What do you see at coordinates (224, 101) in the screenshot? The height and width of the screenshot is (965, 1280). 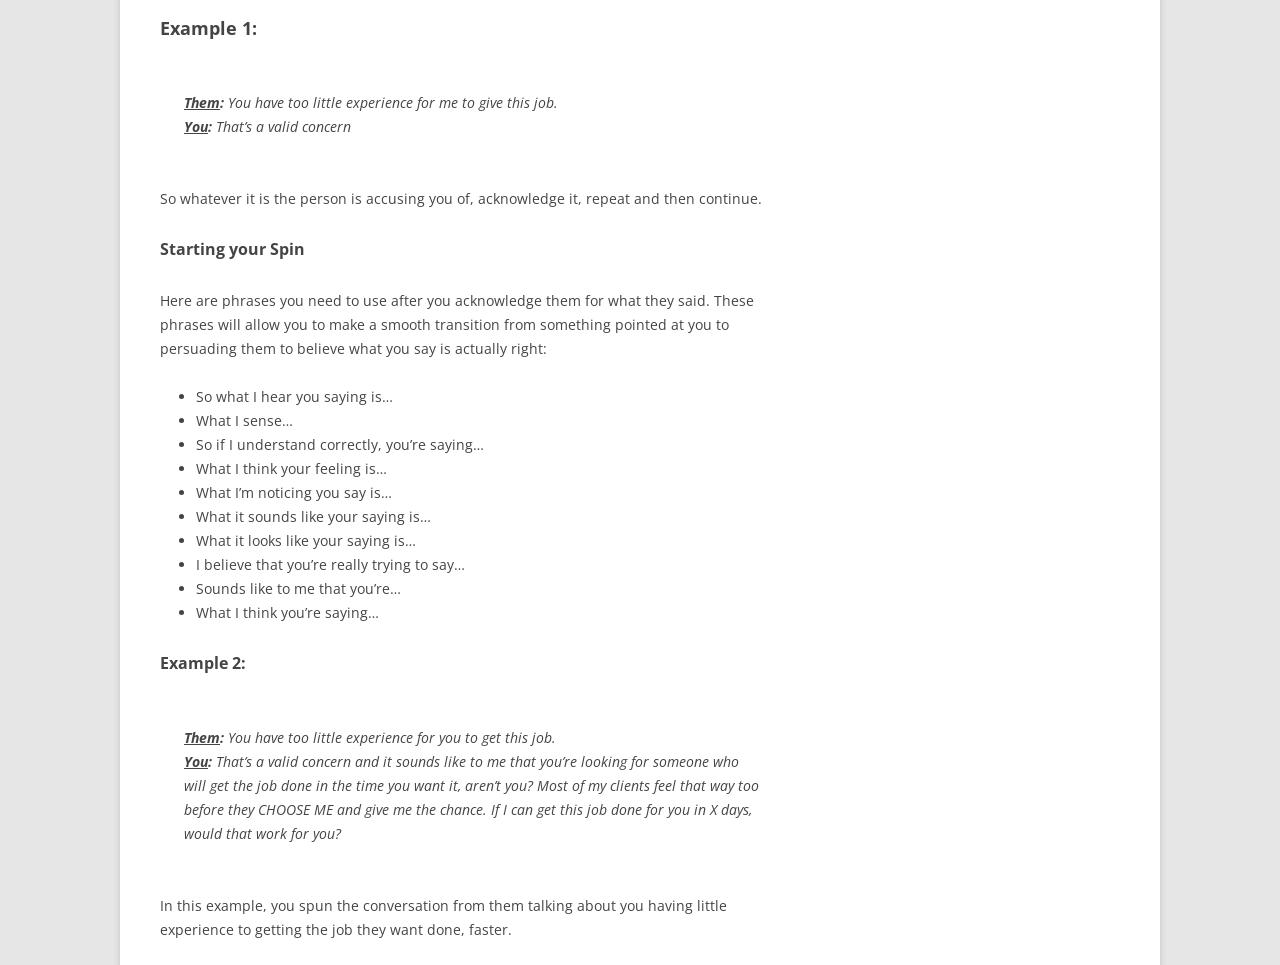 I see `'You have too little experience for me to give this job.'` at bounding box center [224, 101].